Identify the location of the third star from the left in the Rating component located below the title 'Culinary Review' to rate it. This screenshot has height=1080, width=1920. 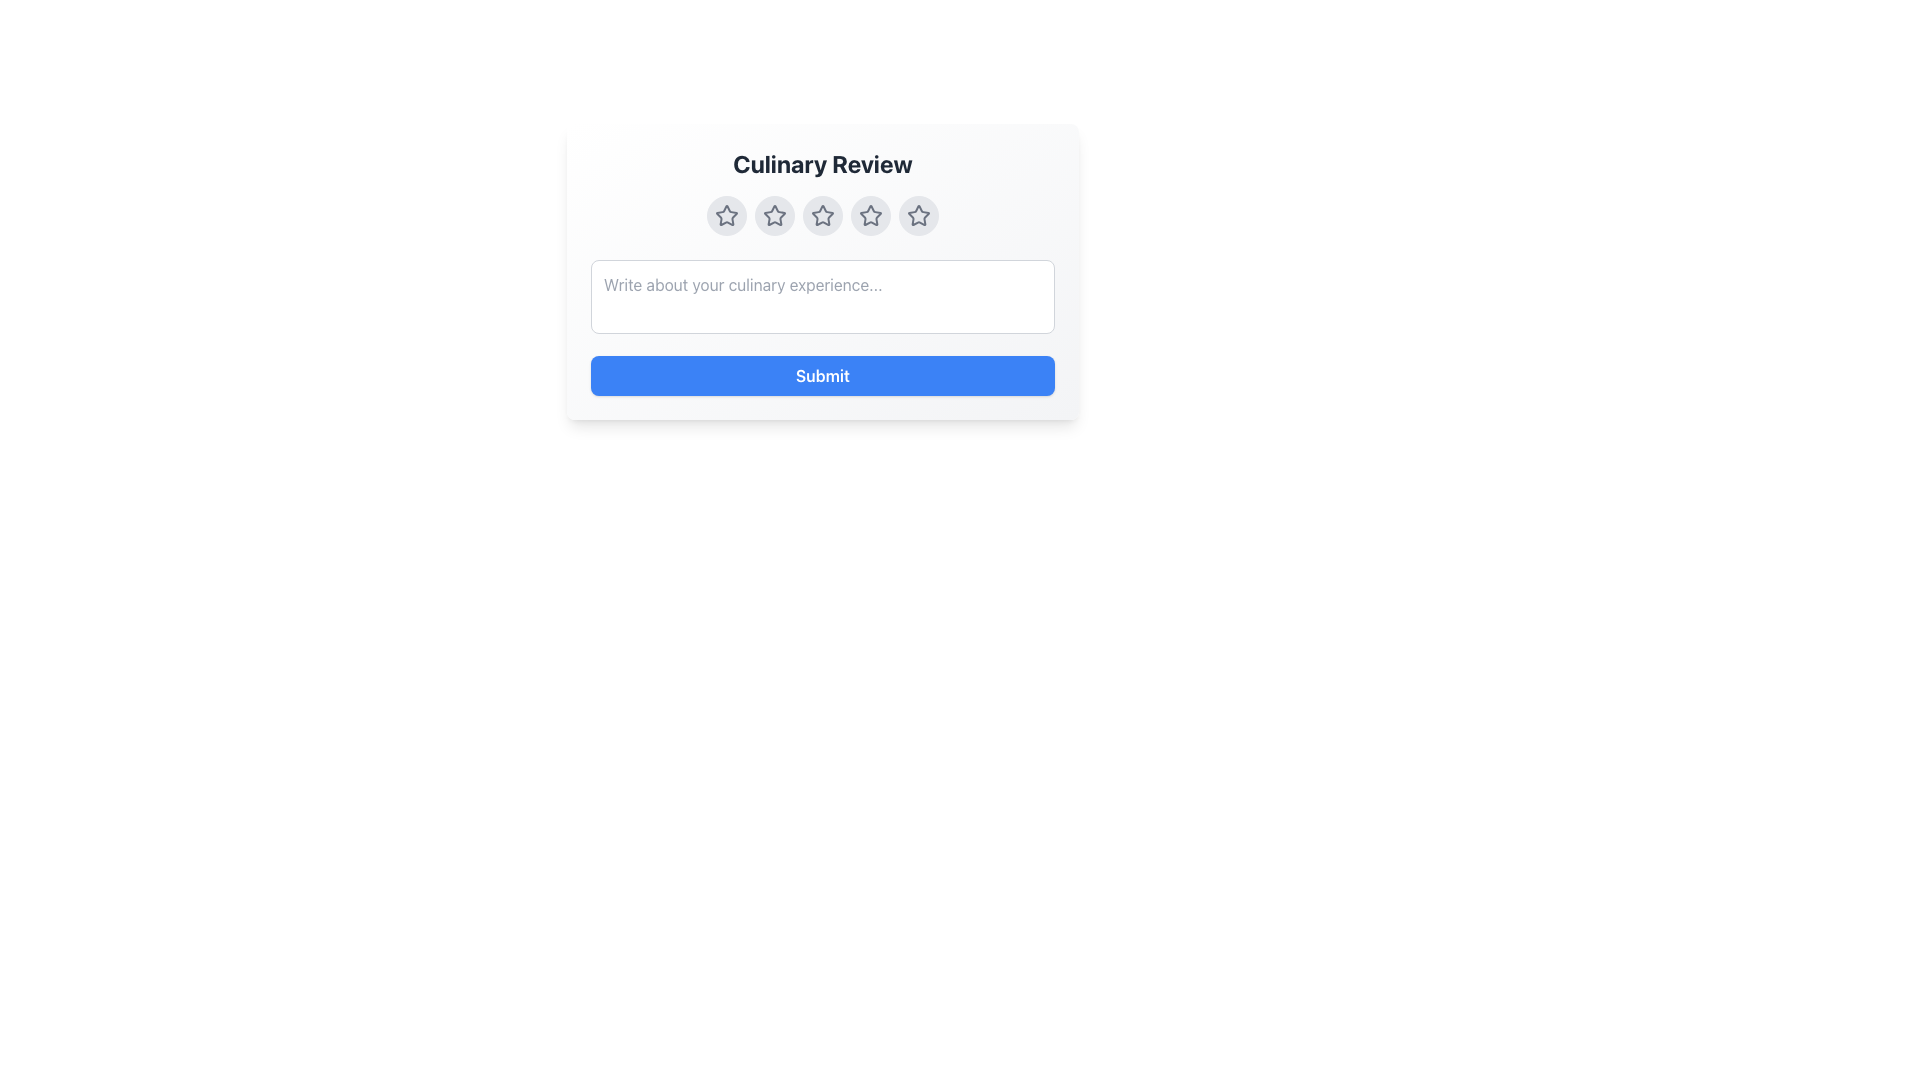
(822, 216).